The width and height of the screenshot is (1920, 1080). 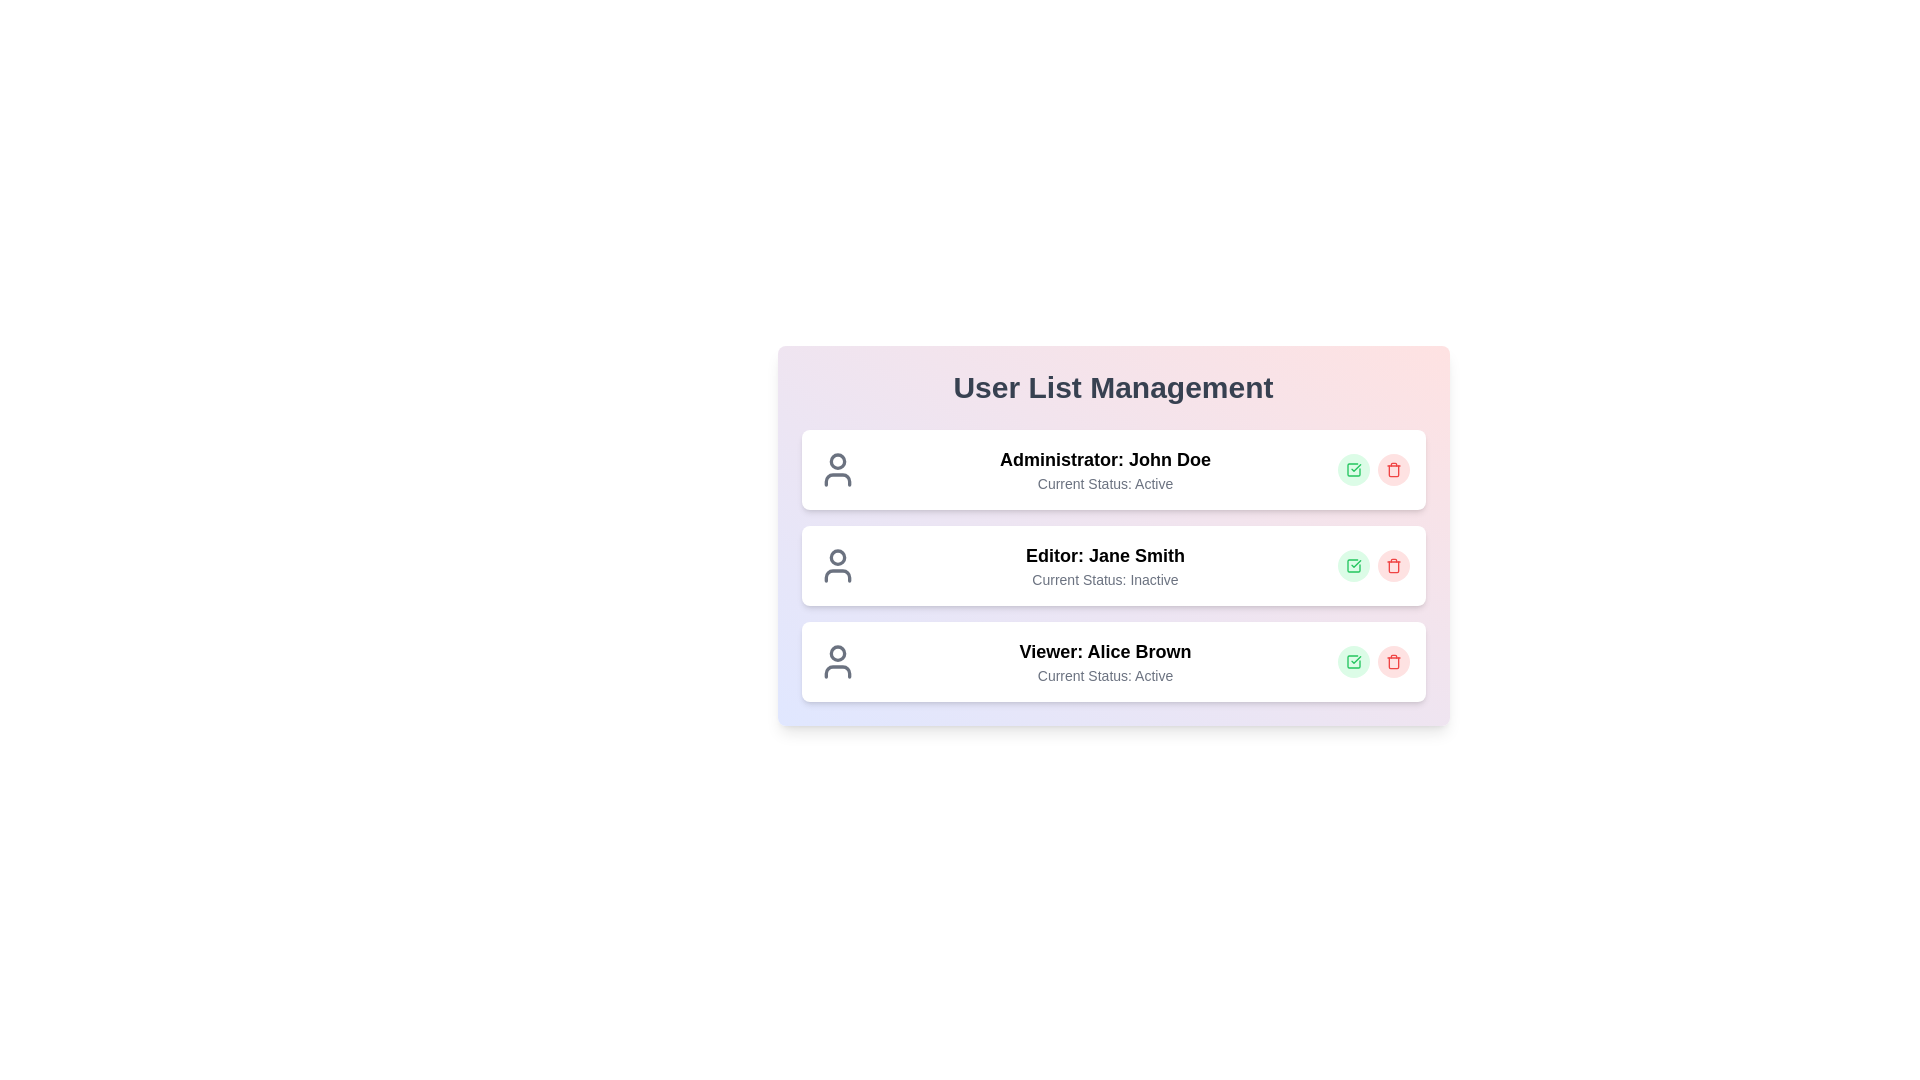 I want to click on the left green button with a check mark icon, so click(x=1372, y=662).